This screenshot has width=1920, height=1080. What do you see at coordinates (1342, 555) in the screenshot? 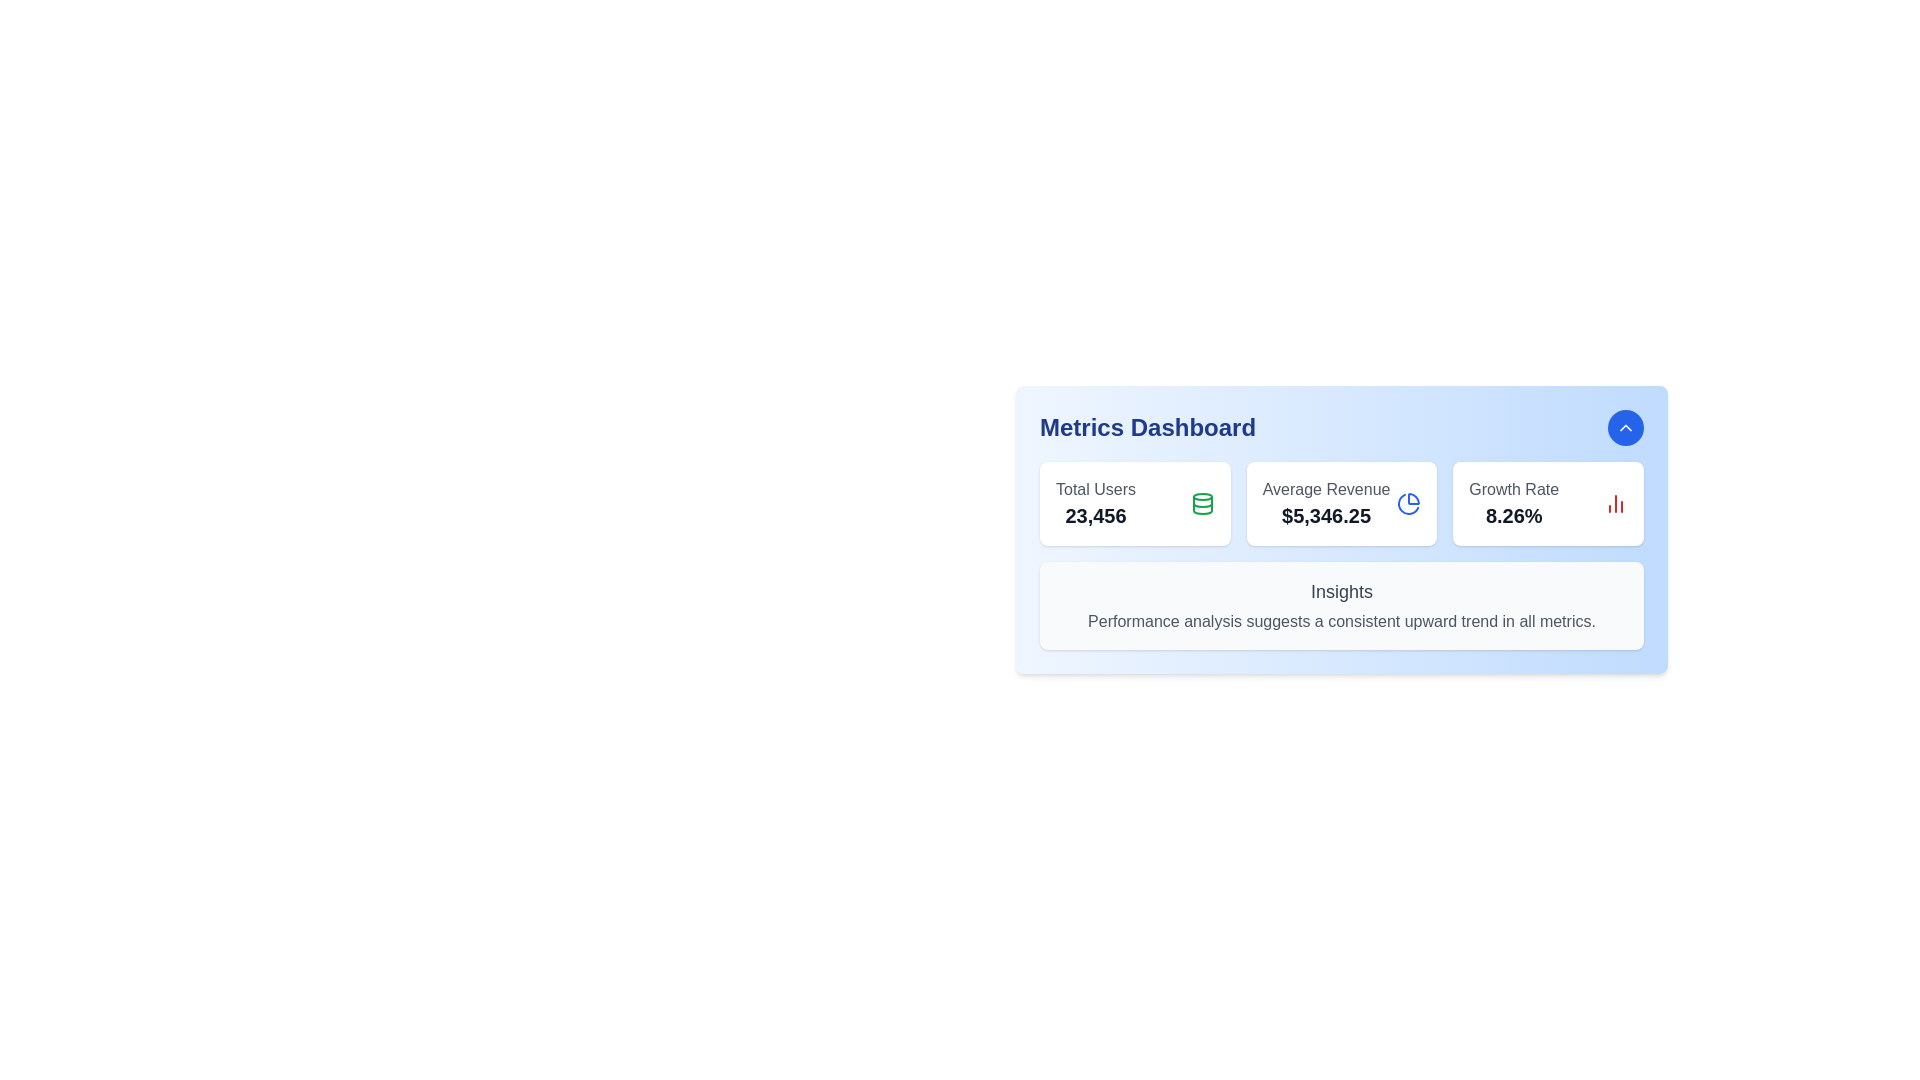
I see `insights text from the central card containing key statistics and insights in the 'Metrics Dashboard.'` at bounding box center [1342, 555].